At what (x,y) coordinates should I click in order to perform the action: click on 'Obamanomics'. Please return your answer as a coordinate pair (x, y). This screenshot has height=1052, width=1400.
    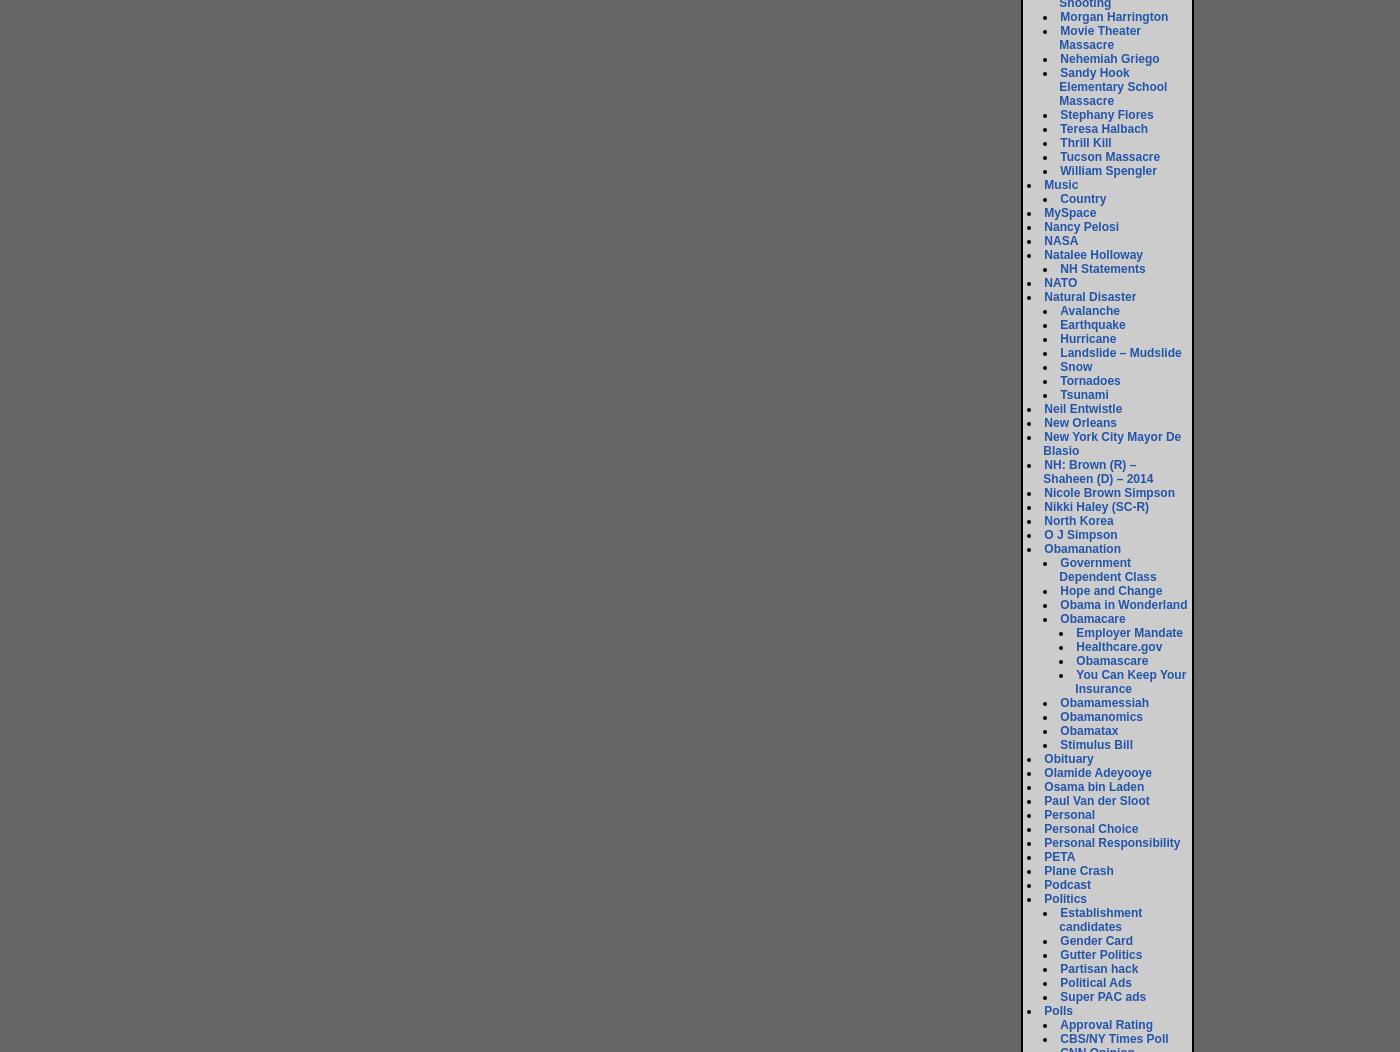
    Looking at the image, I should click on (1059, 717).